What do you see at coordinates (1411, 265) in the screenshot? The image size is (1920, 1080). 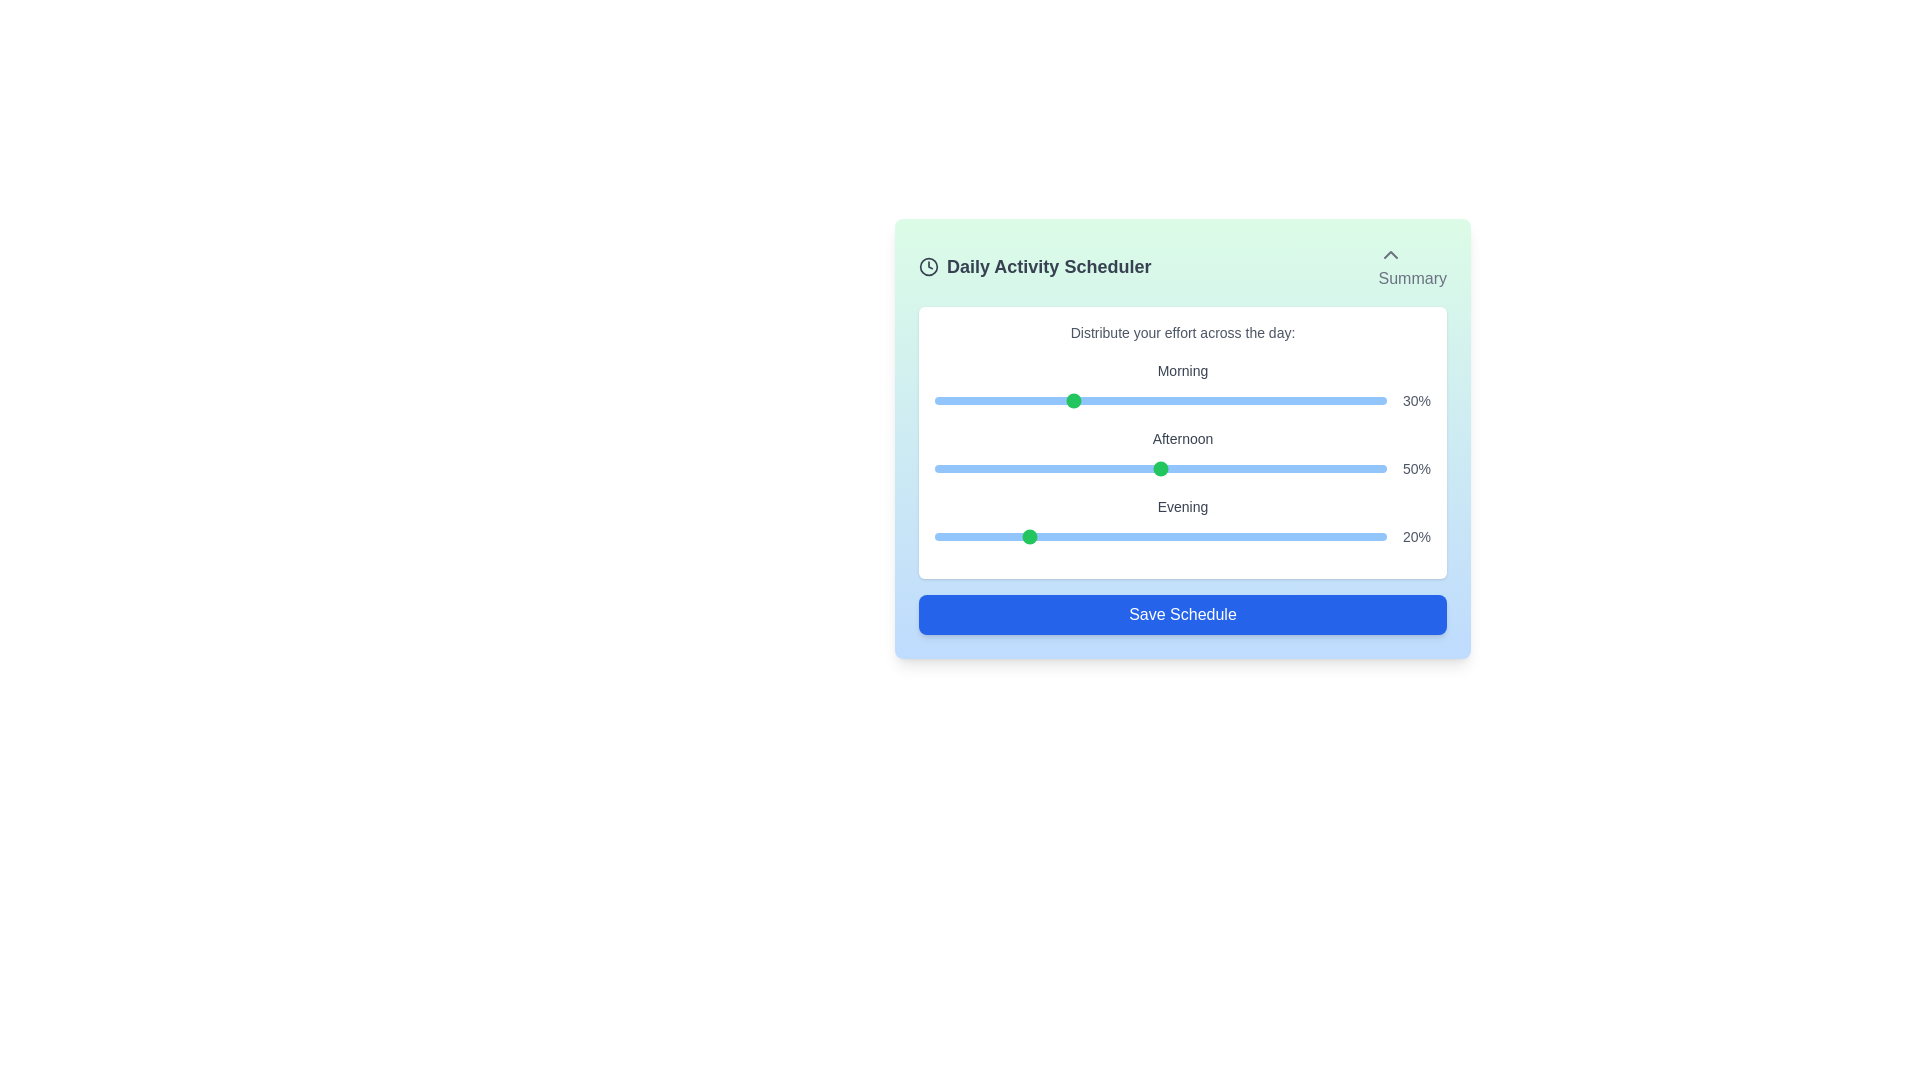 I see `the 'Summary' button to toggle the summary section` at bounding box center [1411, 265].